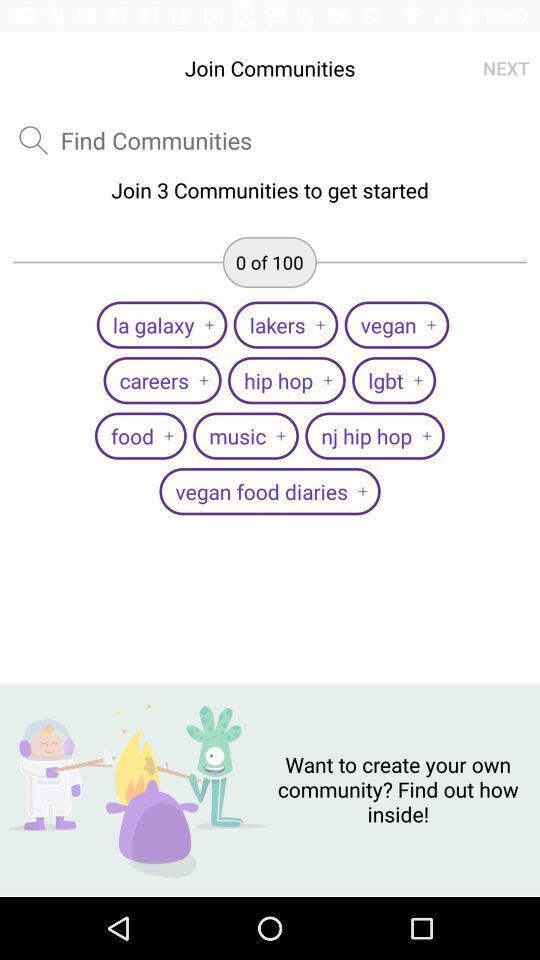  What do you see at coordinates (505, 68) in the screenshot?
I see `the next at the top right corner` at bounding box center [505, 68].